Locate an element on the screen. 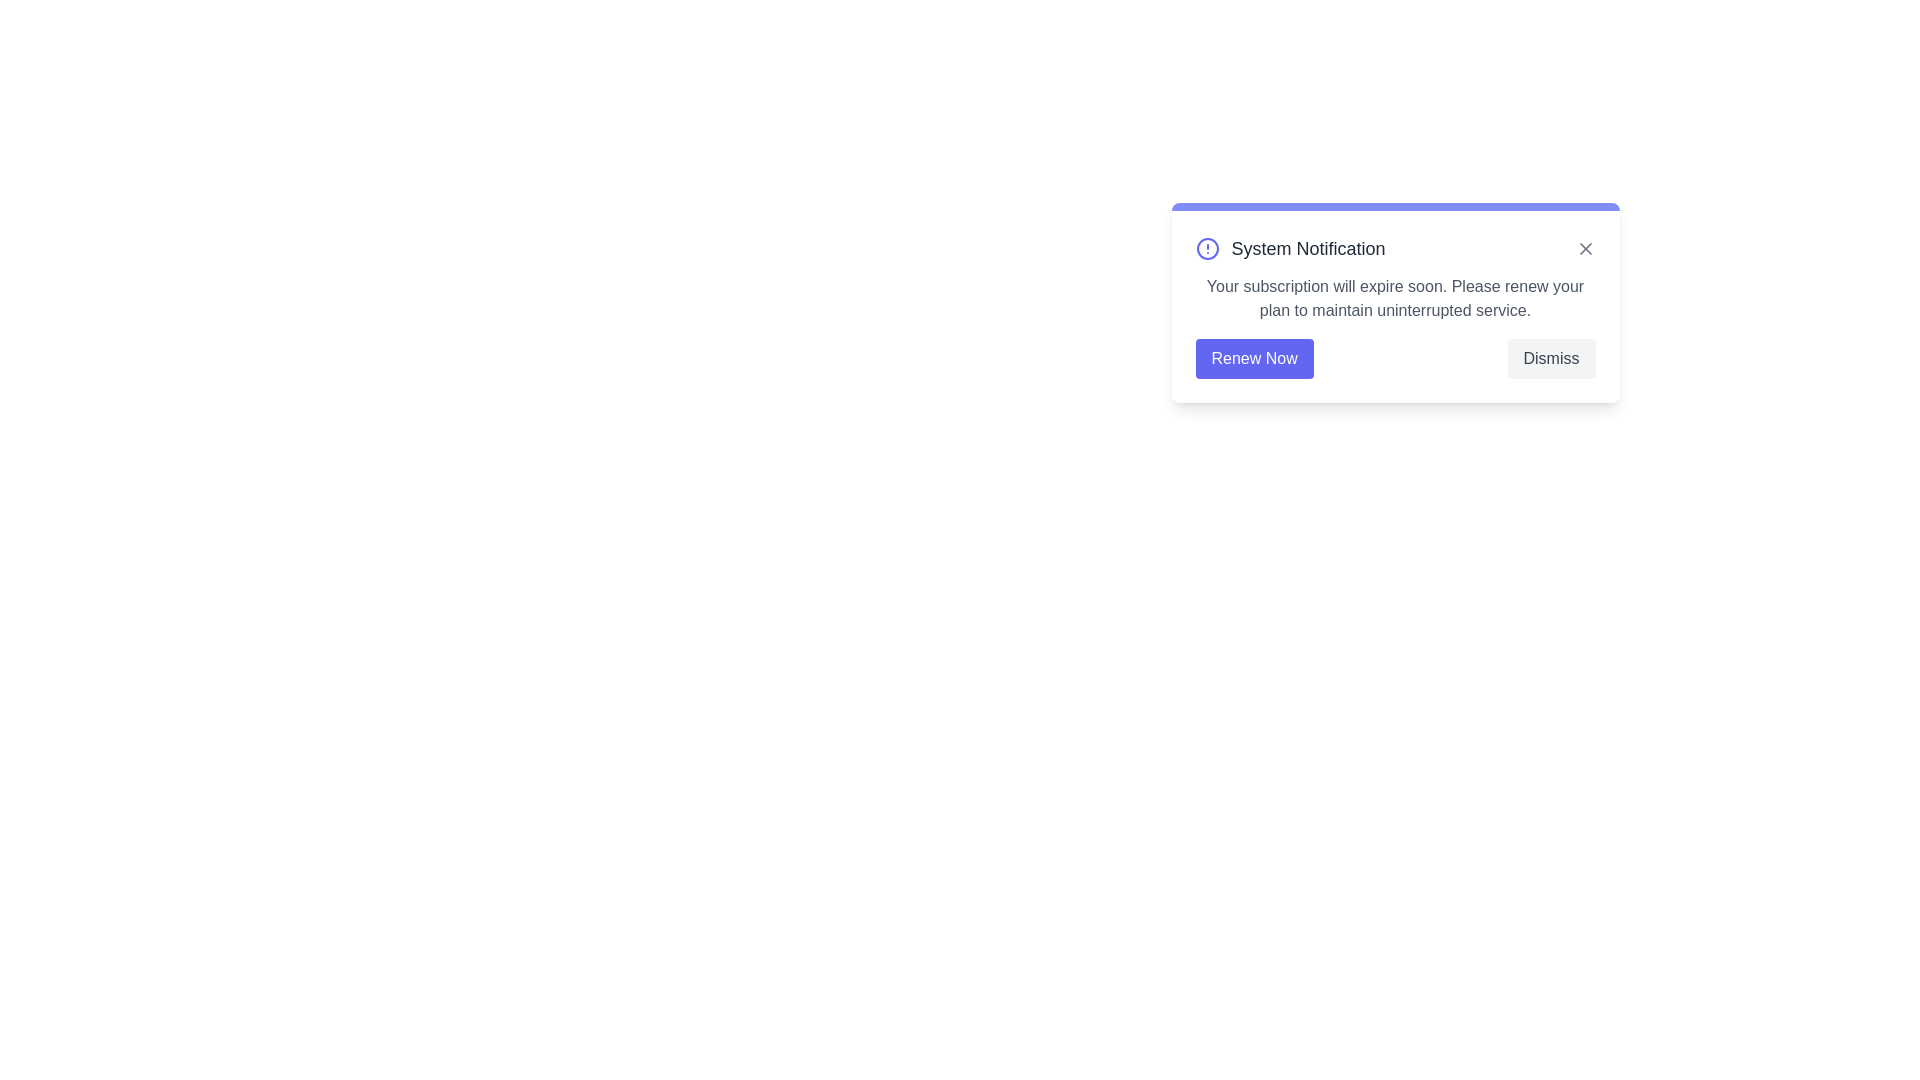  the notification icon to inspect its appearance is located at coordinates (1206, 248).